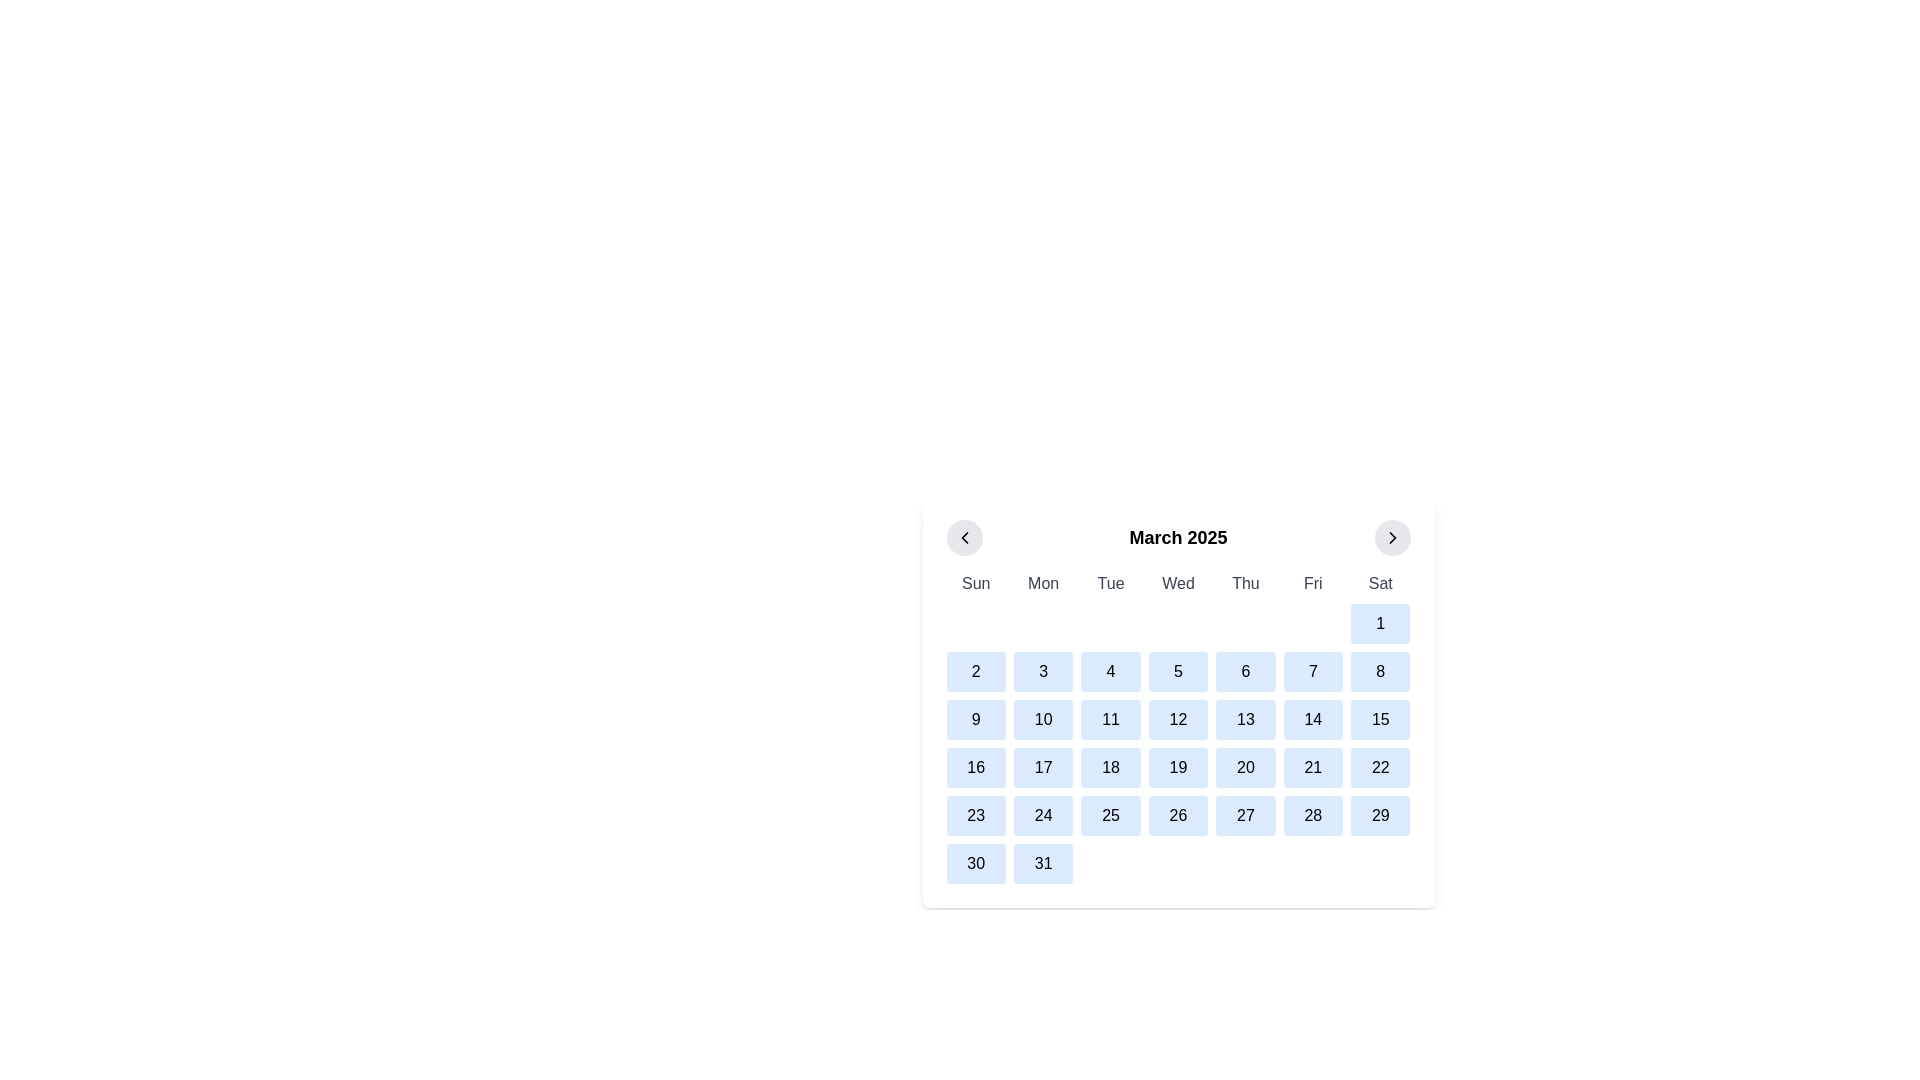 Image resolution: width=1920 pixels, height=1080 pixels. What do you see at coordinates (1313, 623) in the screenshot?
I see `the small black circular marker located in the calendar grid under the 'Fri' column` at bounding box center [1313, 623].